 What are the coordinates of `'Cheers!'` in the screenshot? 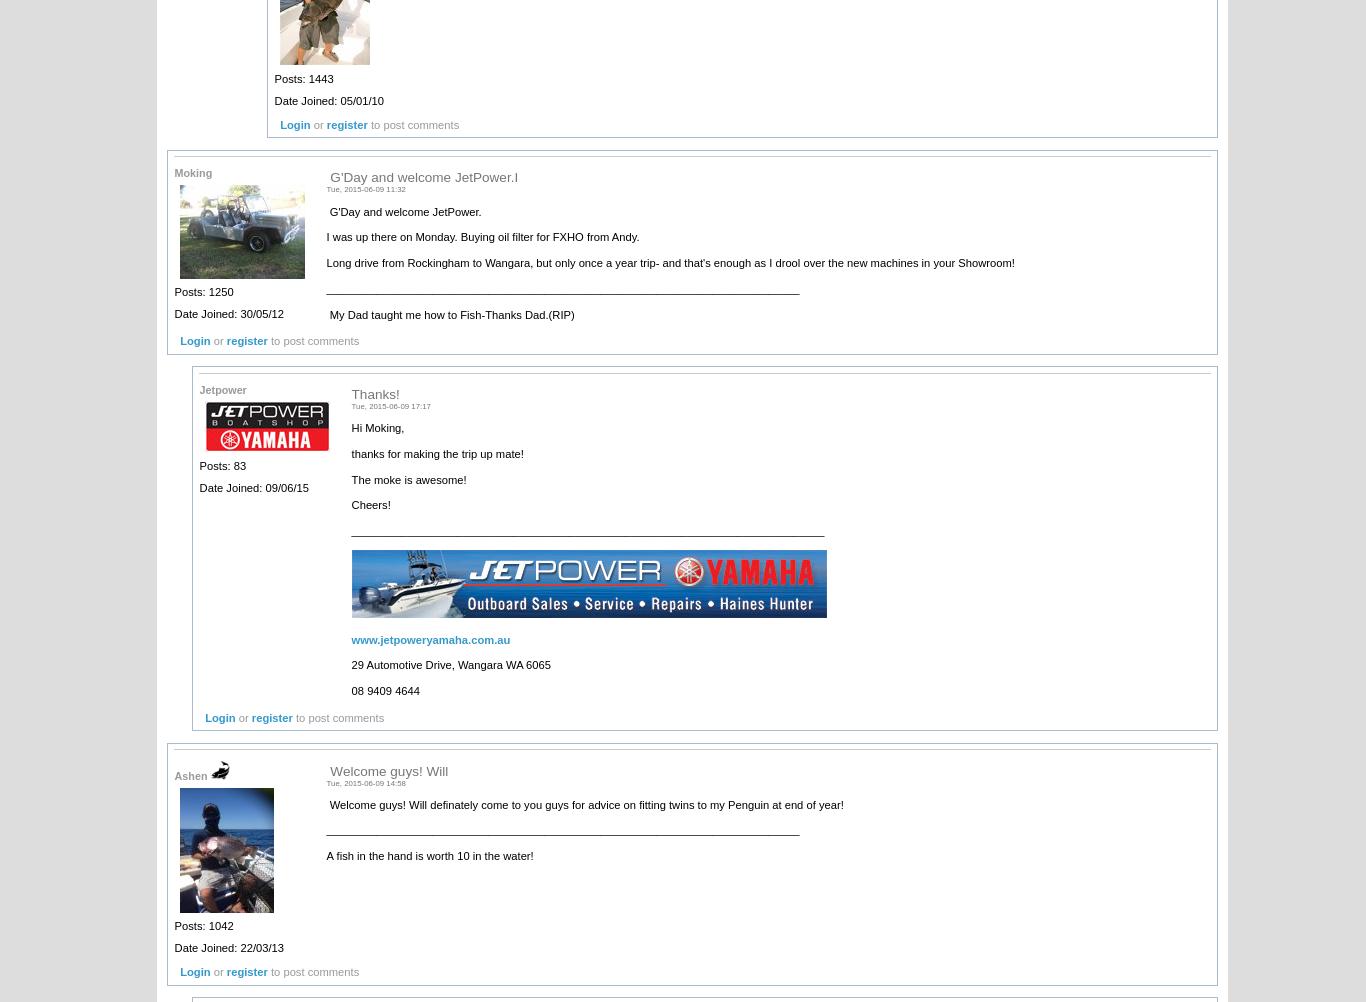 It's located at (370, 505).